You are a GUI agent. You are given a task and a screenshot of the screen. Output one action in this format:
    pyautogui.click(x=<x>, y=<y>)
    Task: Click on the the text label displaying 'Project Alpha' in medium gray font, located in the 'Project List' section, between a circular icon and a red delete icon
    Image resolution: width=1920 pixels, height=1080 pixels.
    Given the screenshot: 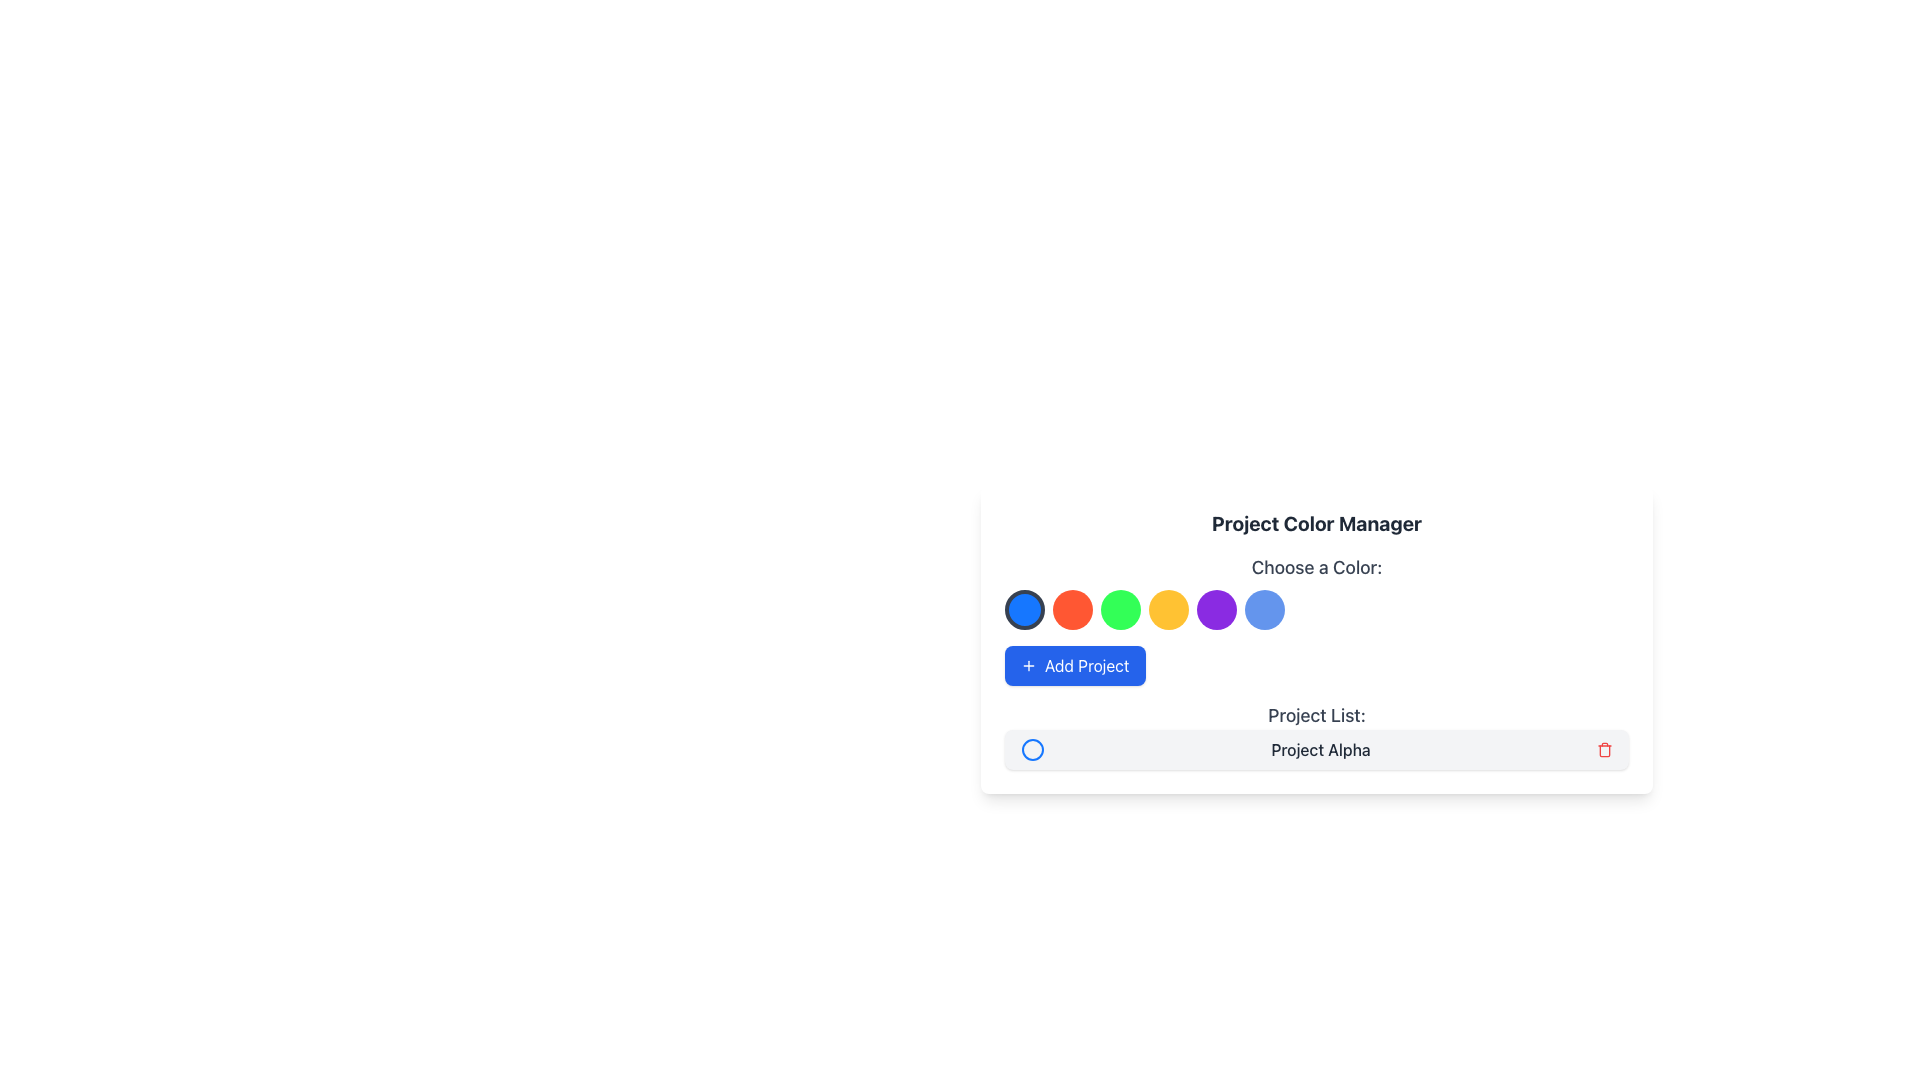 What is the action you would take?
    pyautogui.click(x=1320, y=749)
    